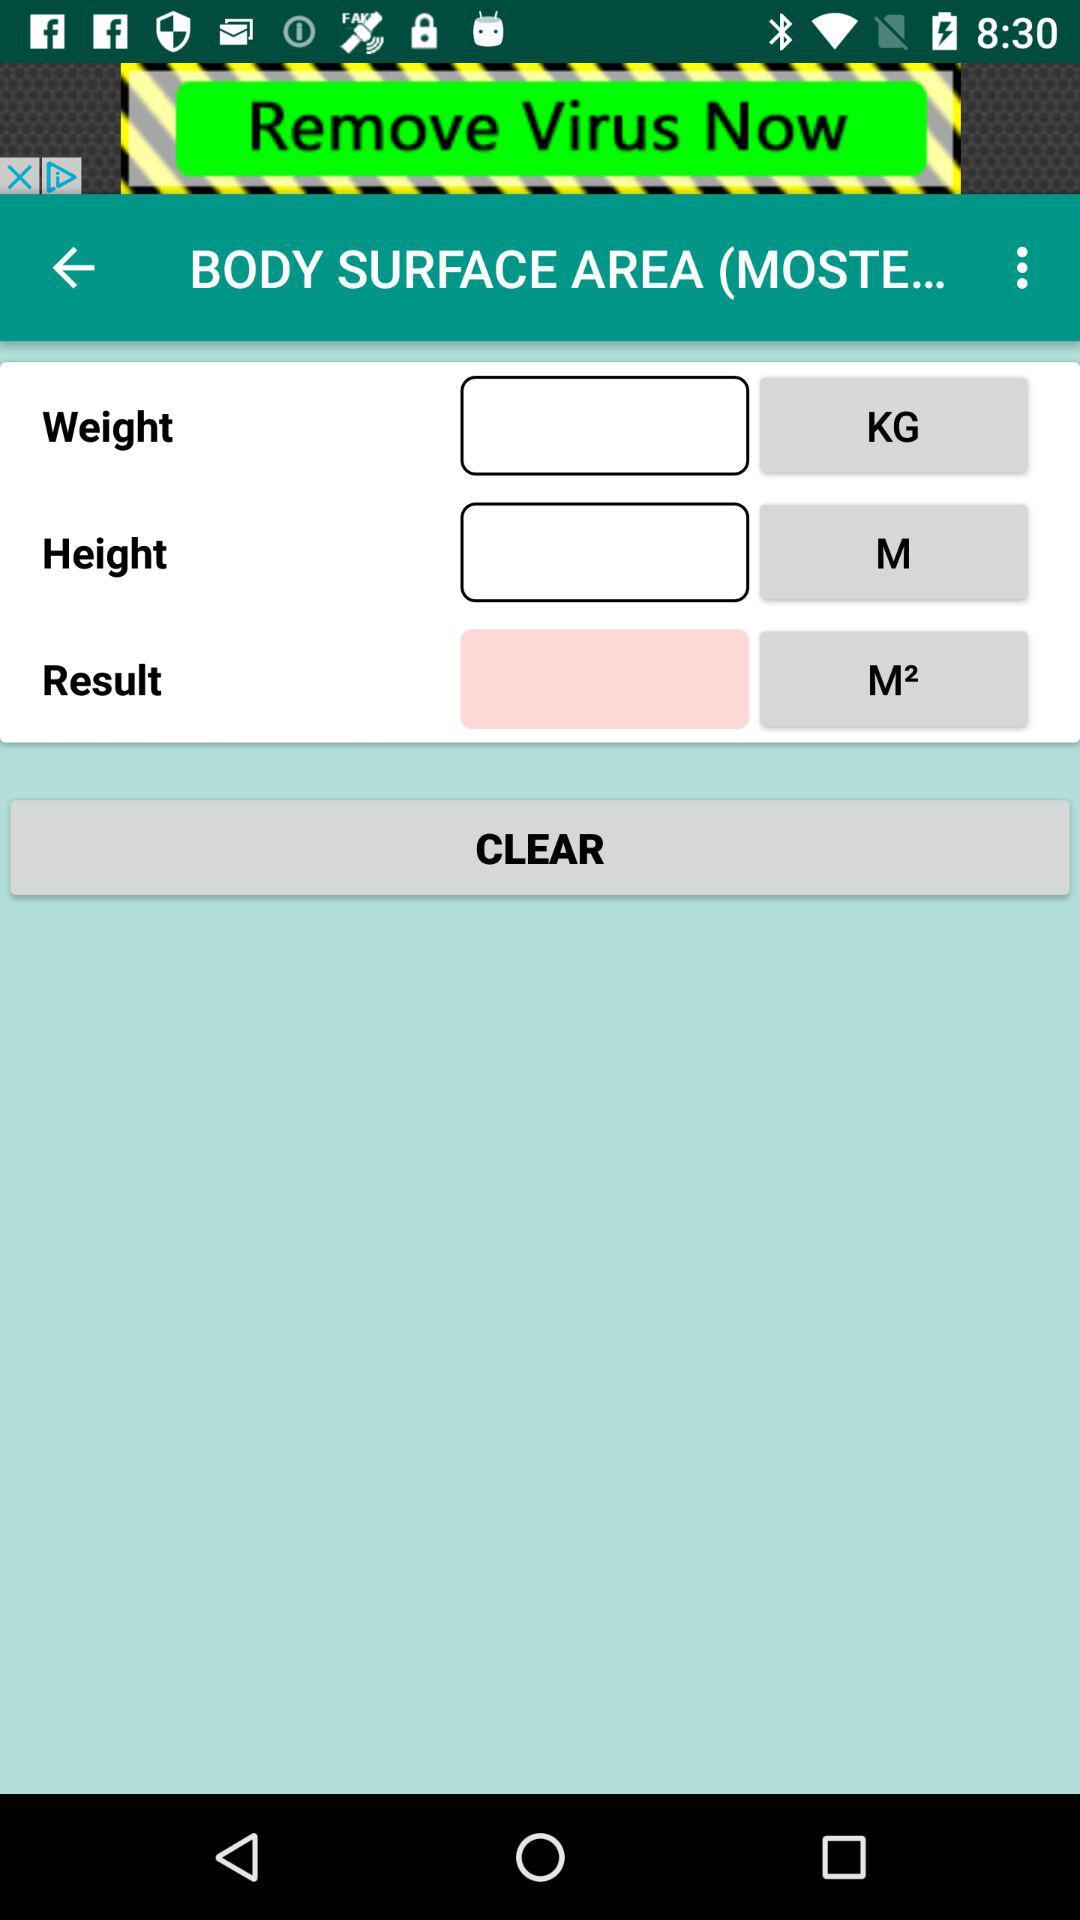  I want to click on visit virus removal website, so click(540, 127).